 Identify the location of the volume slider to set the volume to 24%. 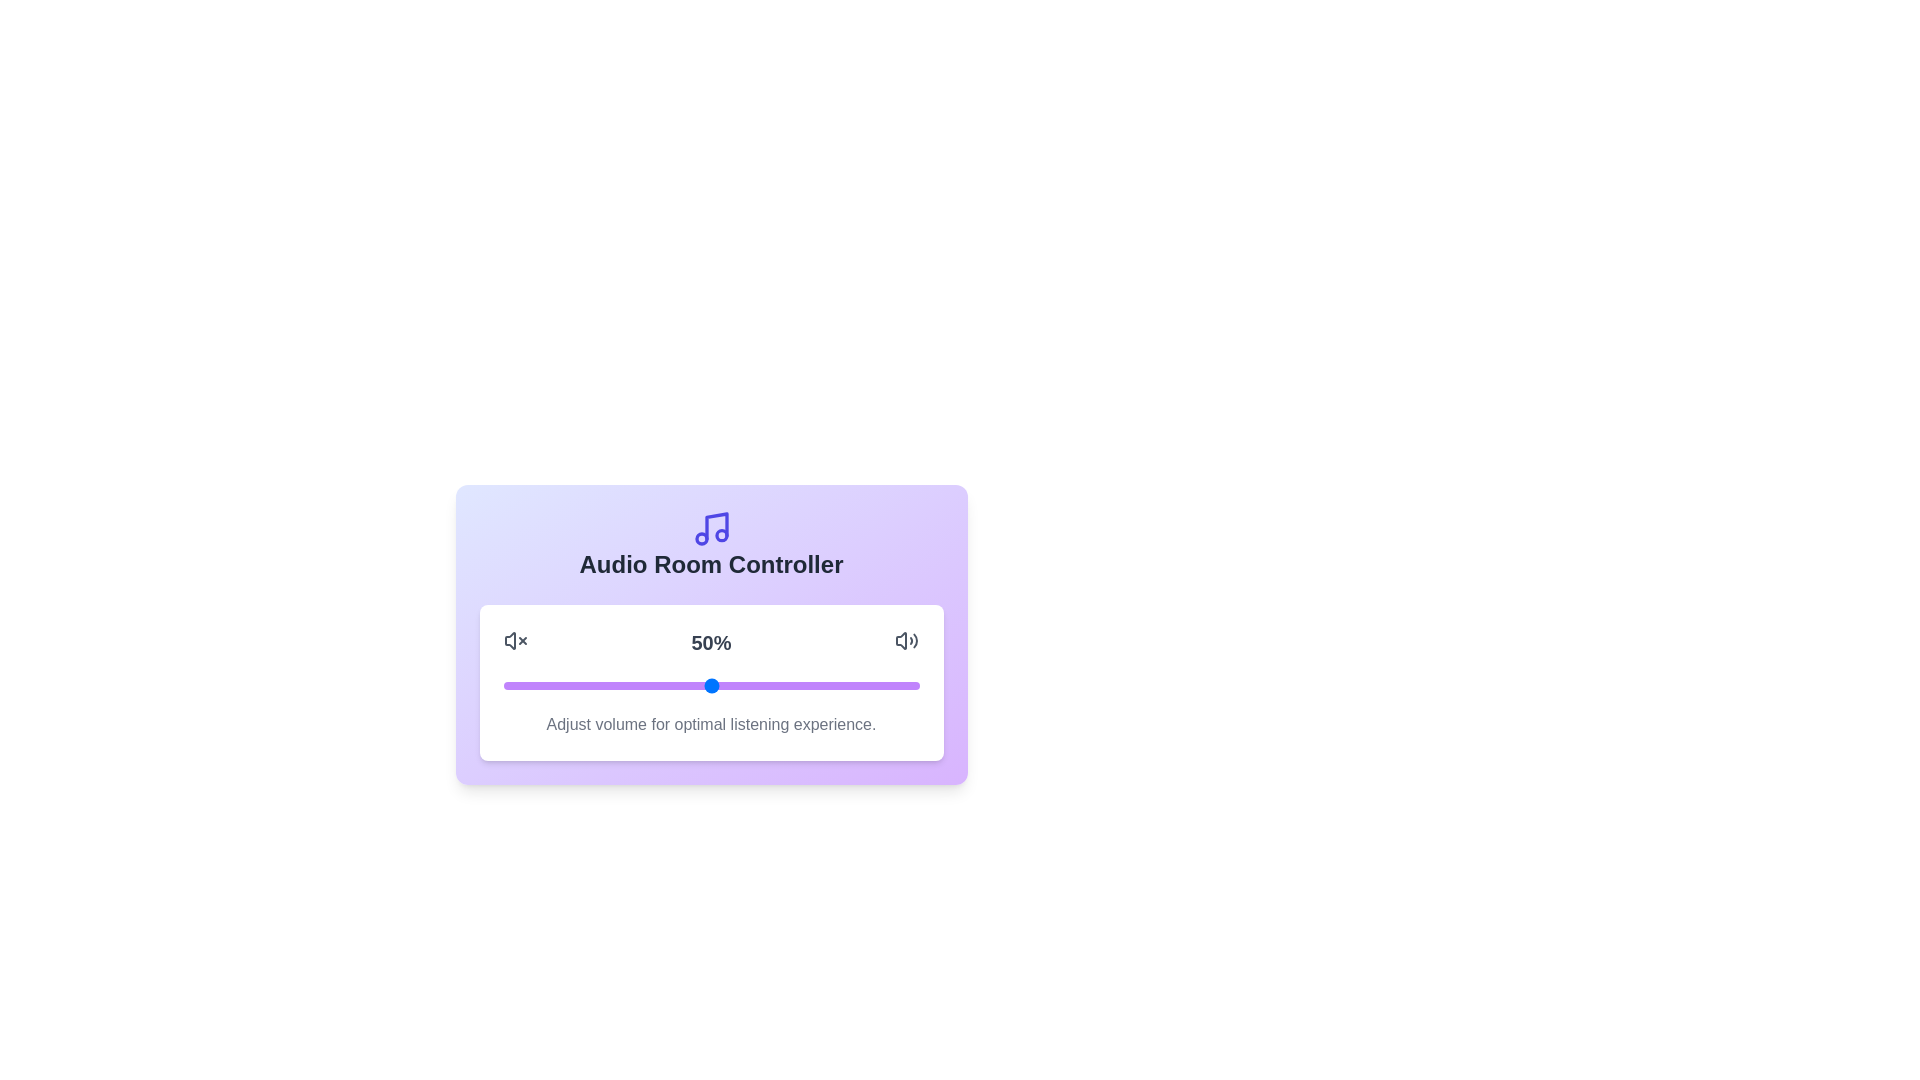
(602, 685).